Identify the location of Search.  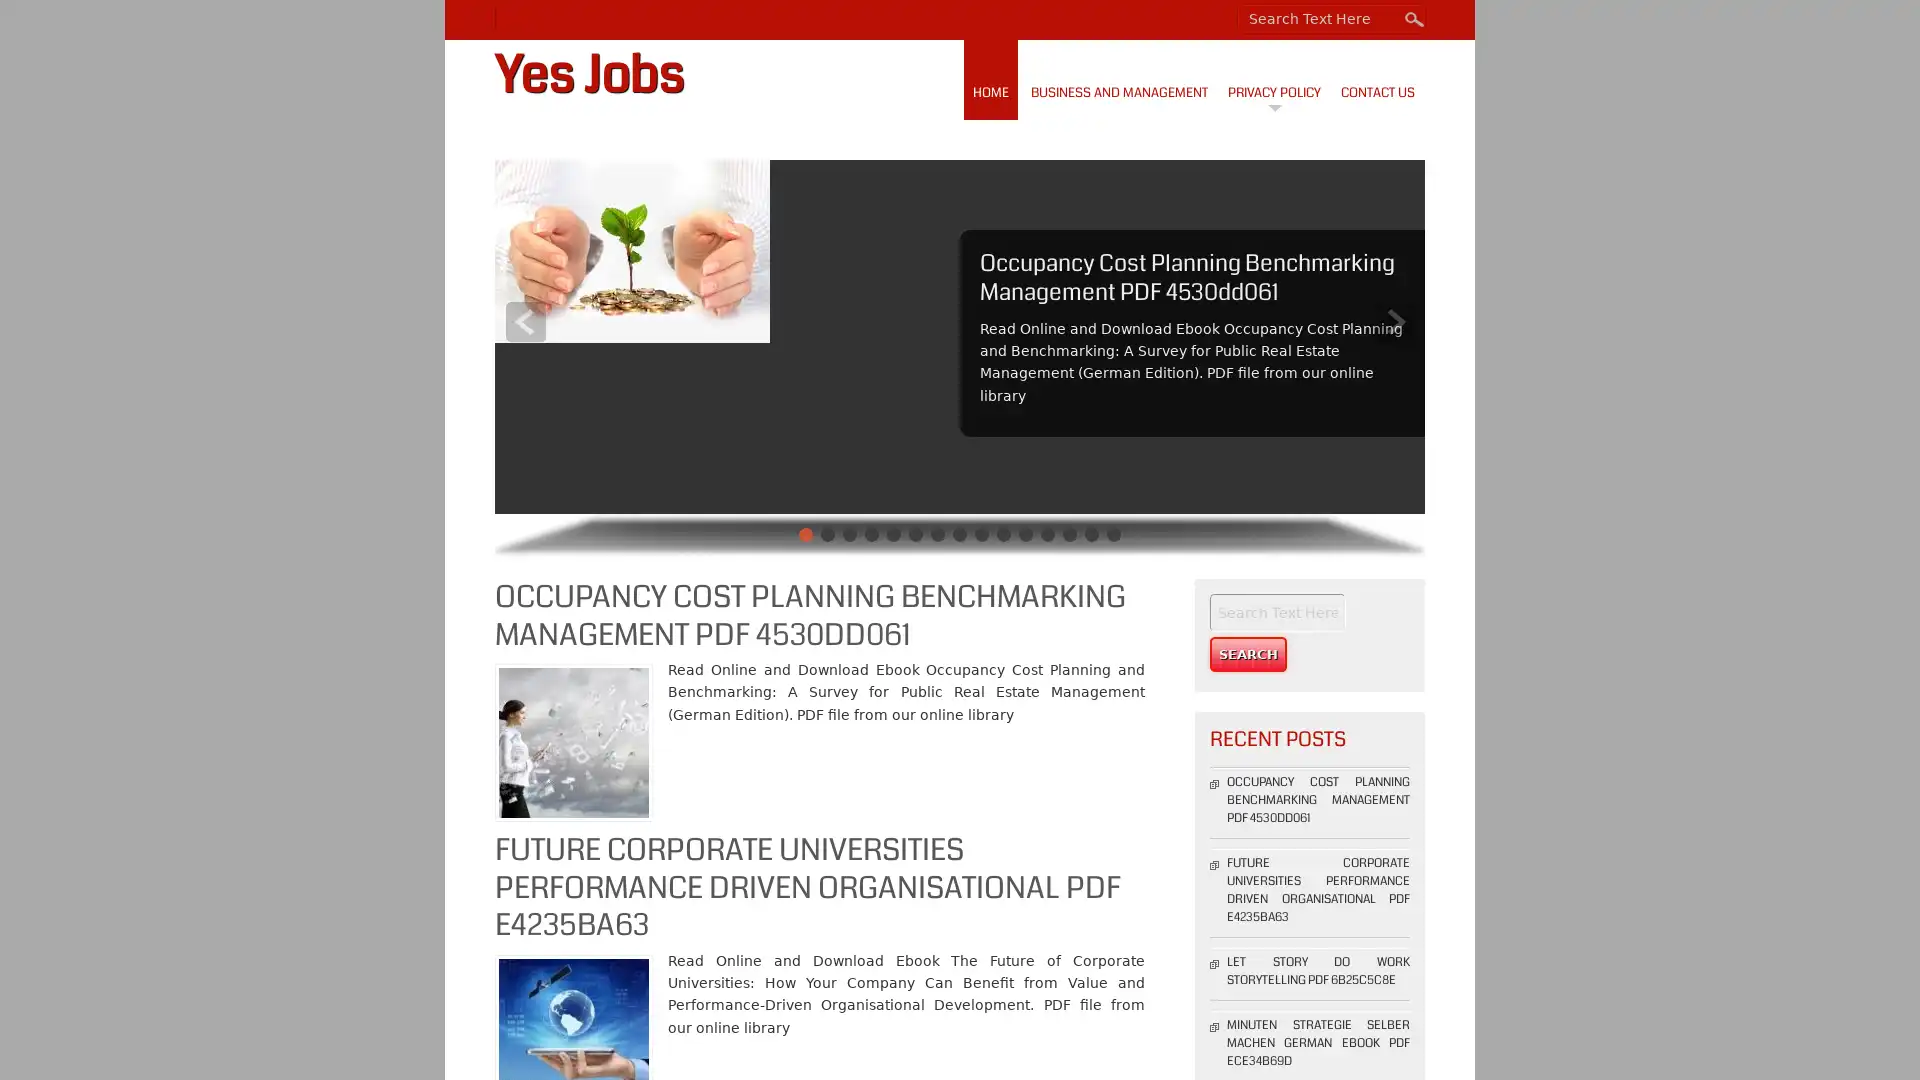
(1247, 654).